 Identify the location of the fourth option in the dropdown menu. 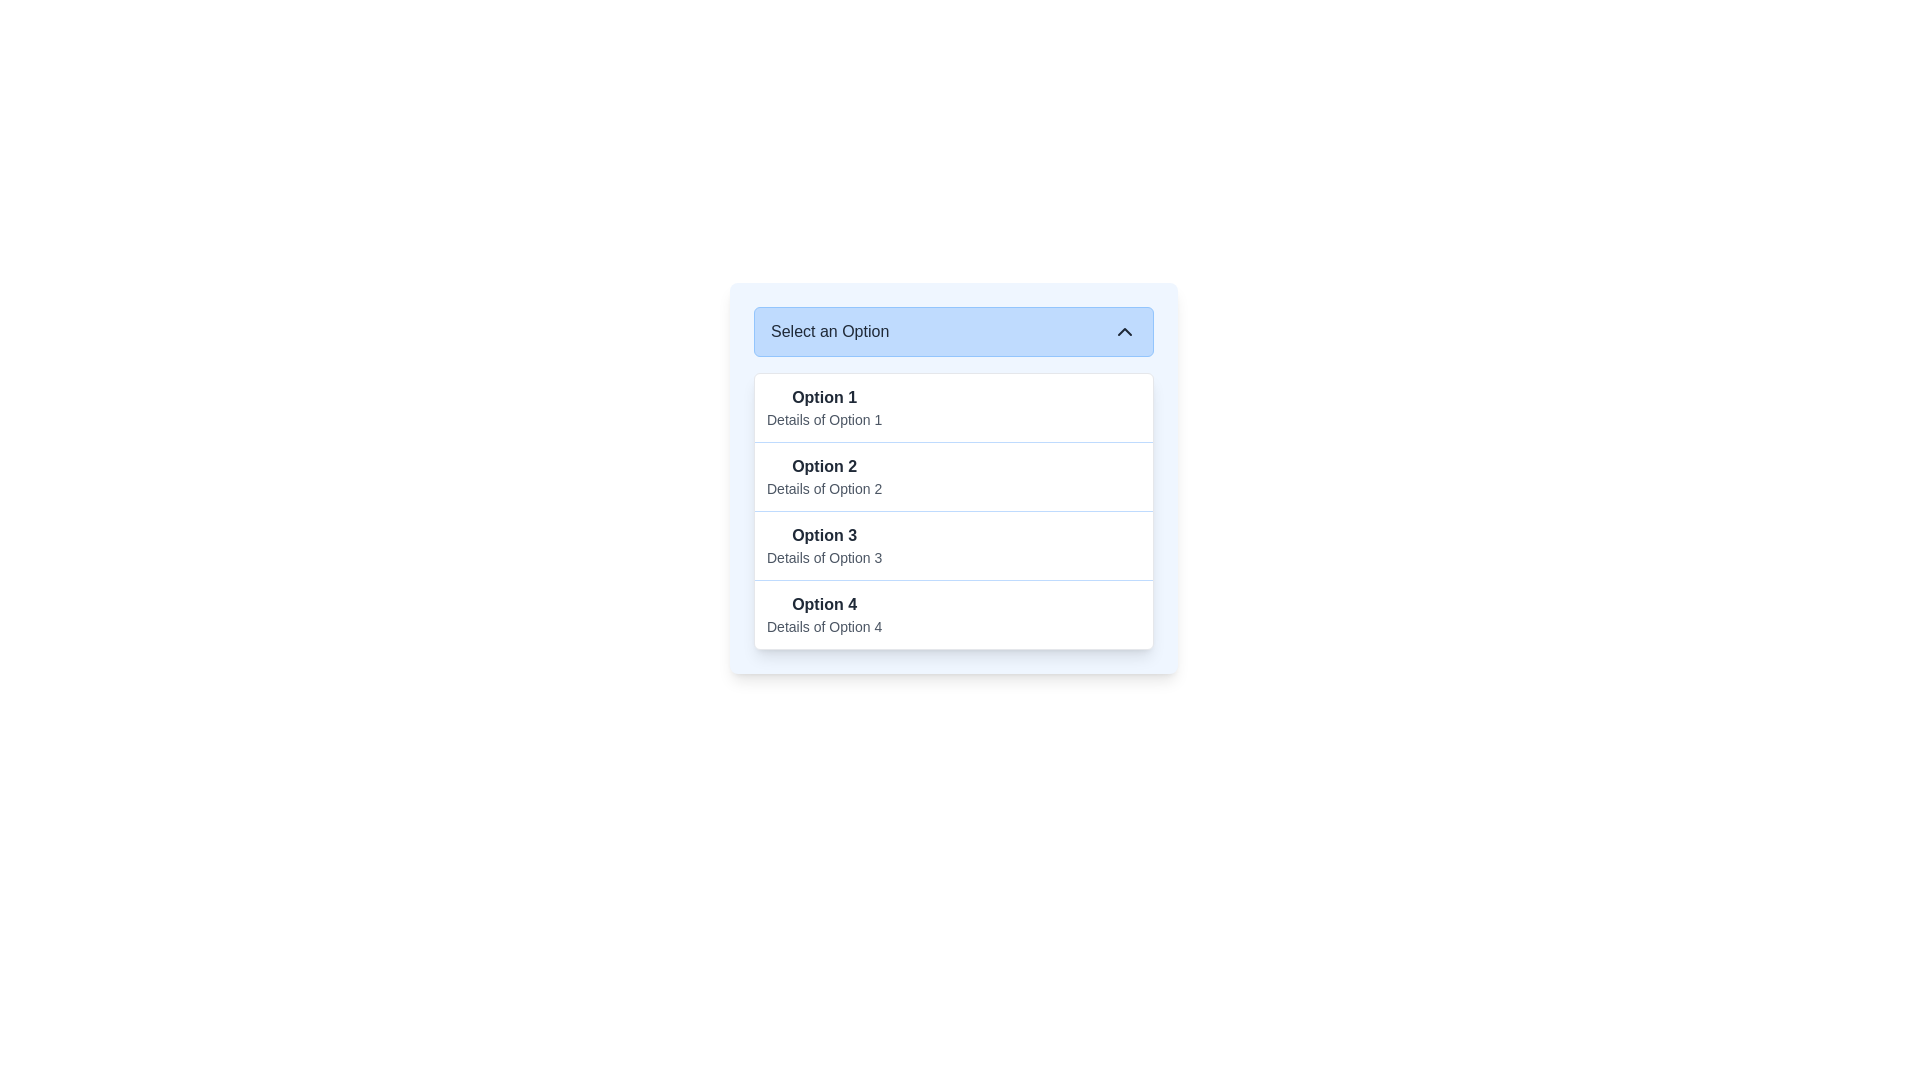
(824, 613).